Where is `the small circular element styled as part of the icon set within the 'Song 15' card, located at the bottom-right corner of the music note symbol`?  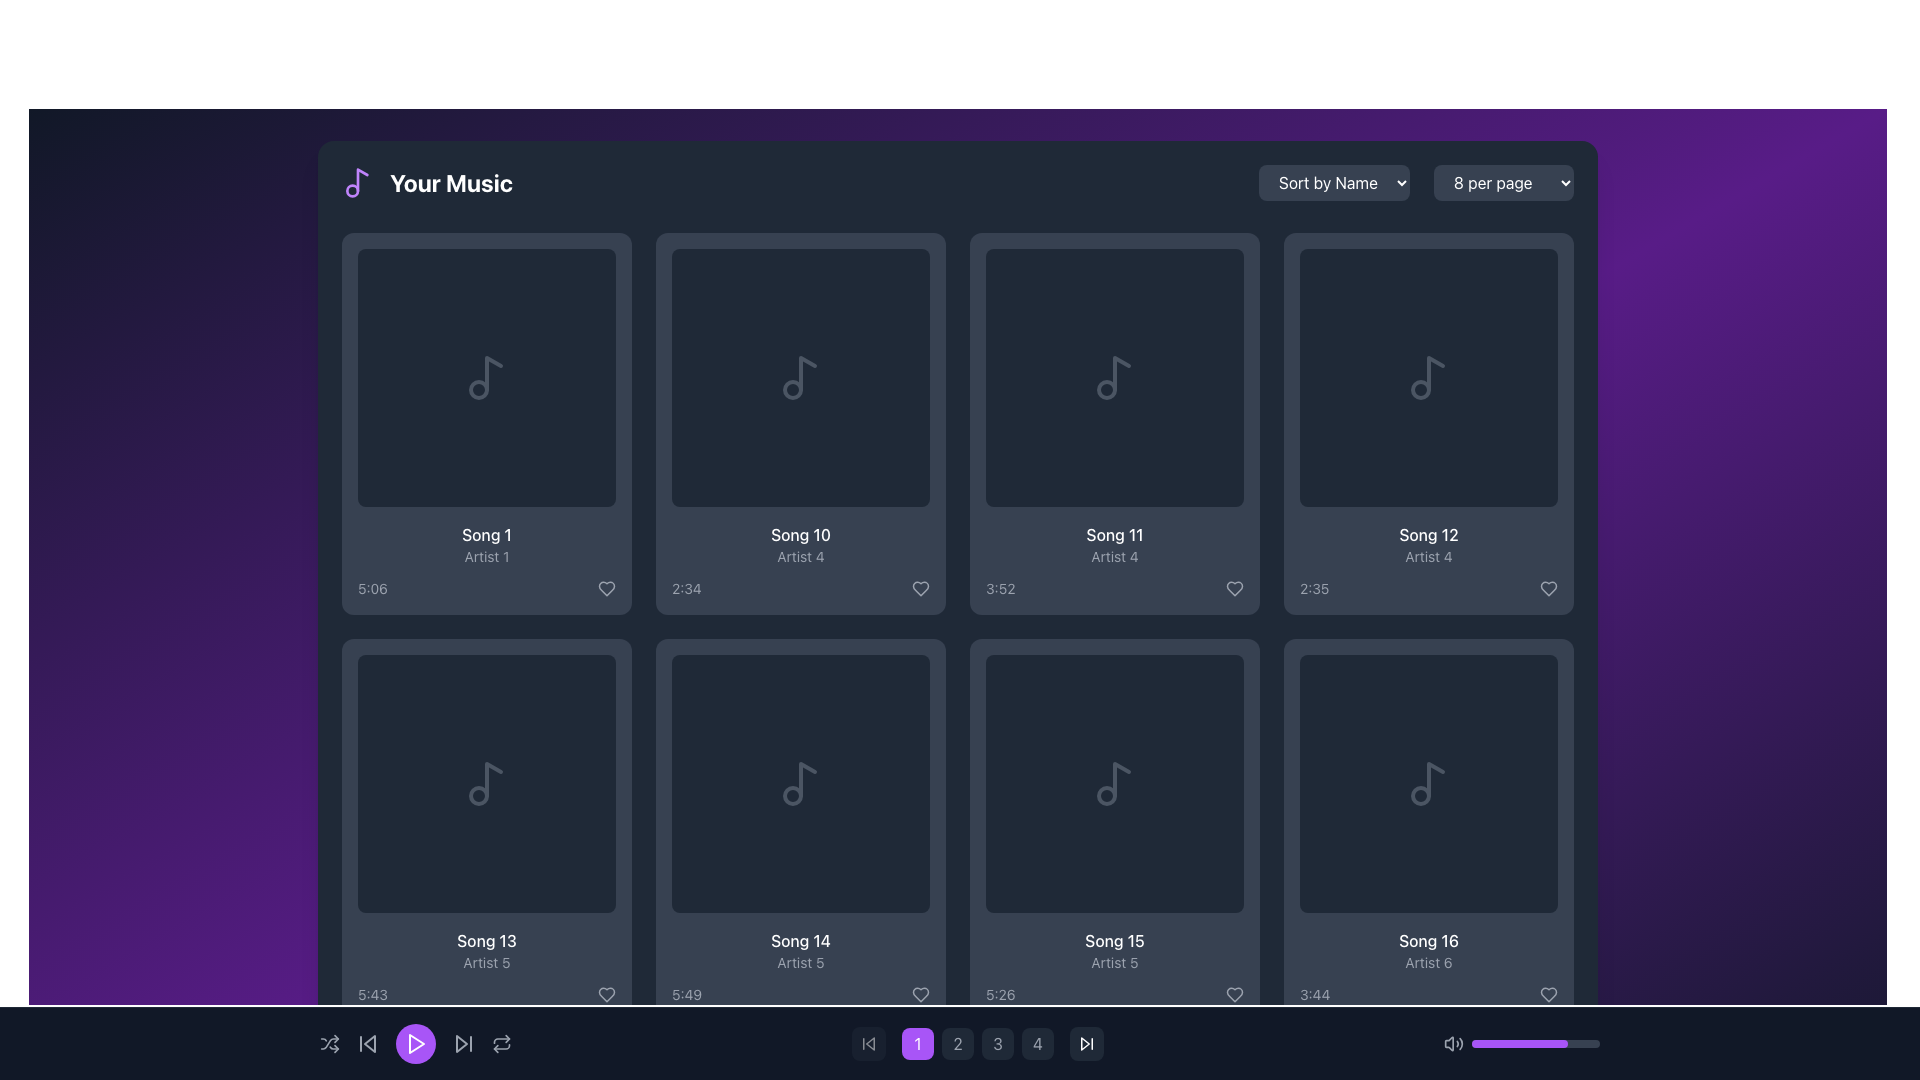
the small circular element styled as part of the icon set within the 'Song 15' card, located at the bottom-right corner of the music note symbol is located at coordinates (1106, 794).